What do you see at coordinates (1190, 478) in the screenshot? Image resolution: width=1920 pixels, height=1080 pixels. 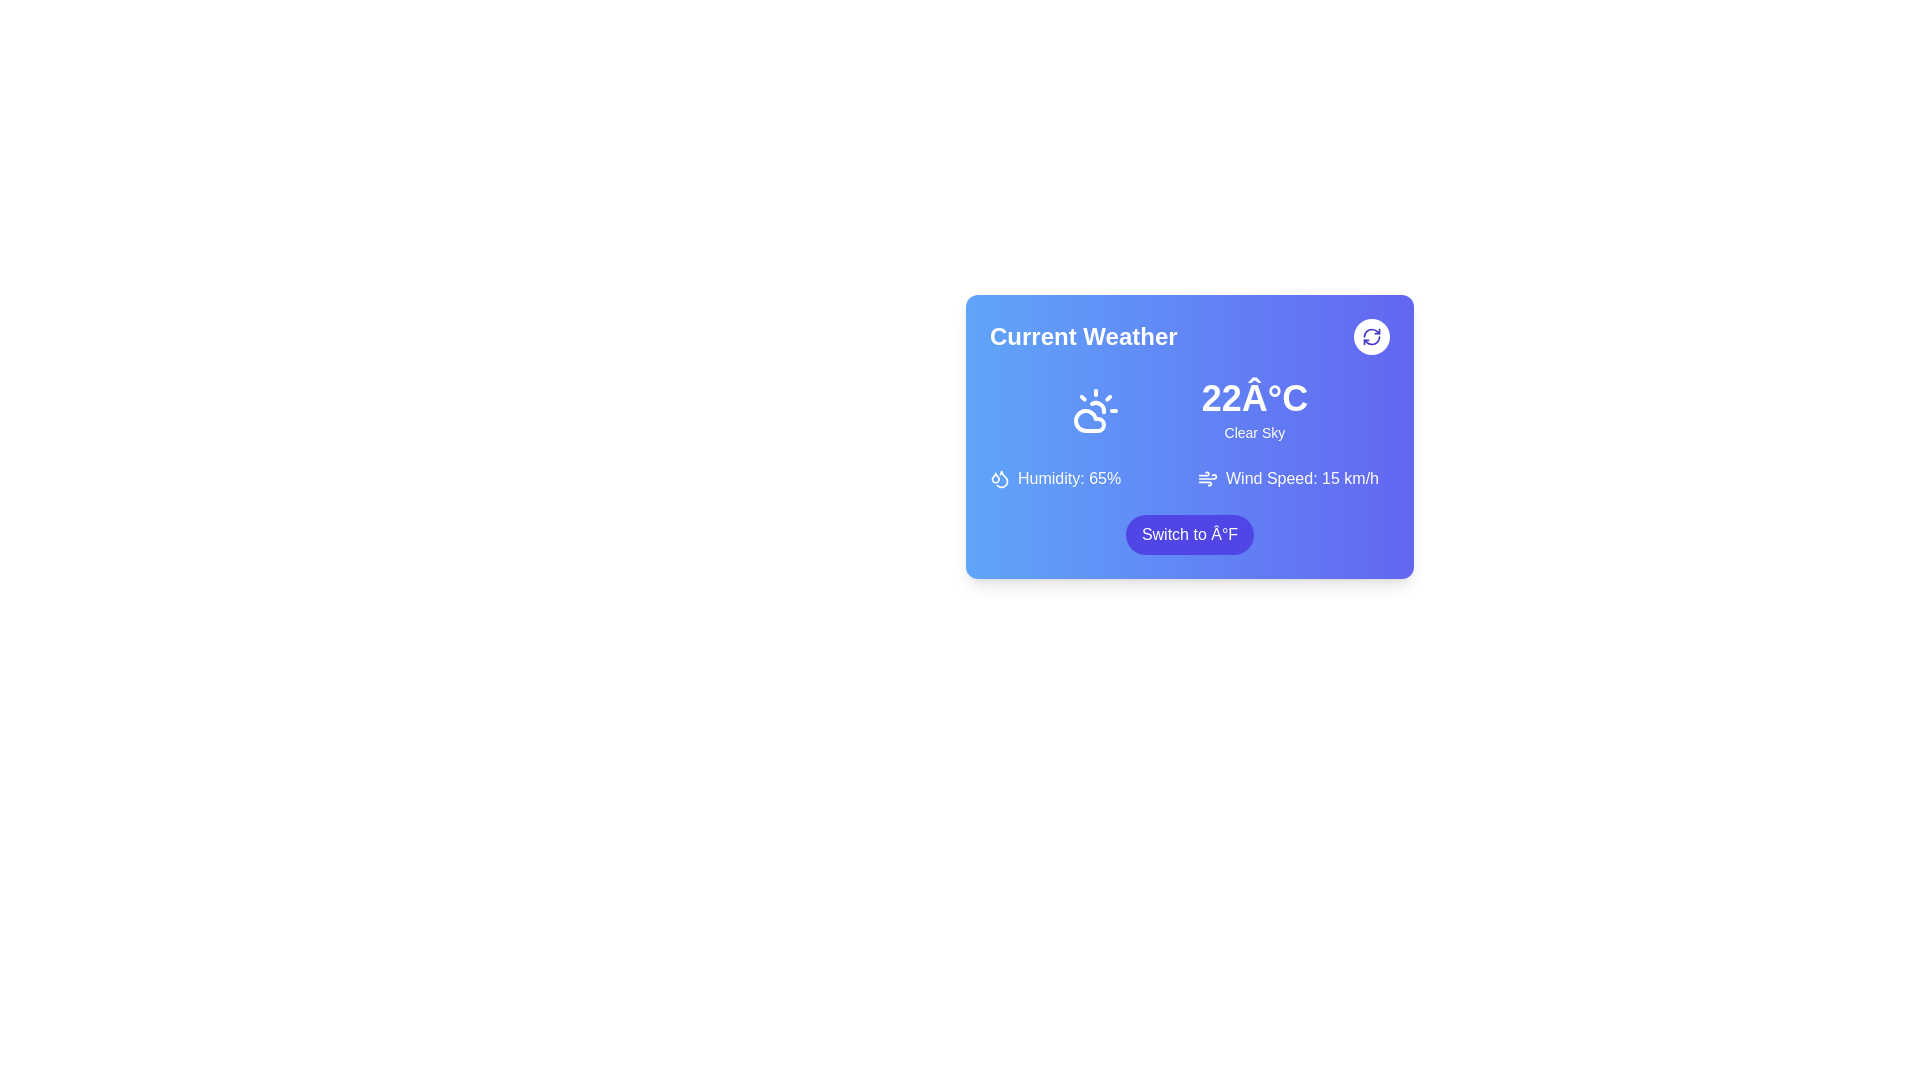 I see `the Data Display element that shows humidity and wind speed, styled in white text against a gradient blue-purple background, located centrally on the card component below the temperature and weather description section` at bounding box center [1190, 478].